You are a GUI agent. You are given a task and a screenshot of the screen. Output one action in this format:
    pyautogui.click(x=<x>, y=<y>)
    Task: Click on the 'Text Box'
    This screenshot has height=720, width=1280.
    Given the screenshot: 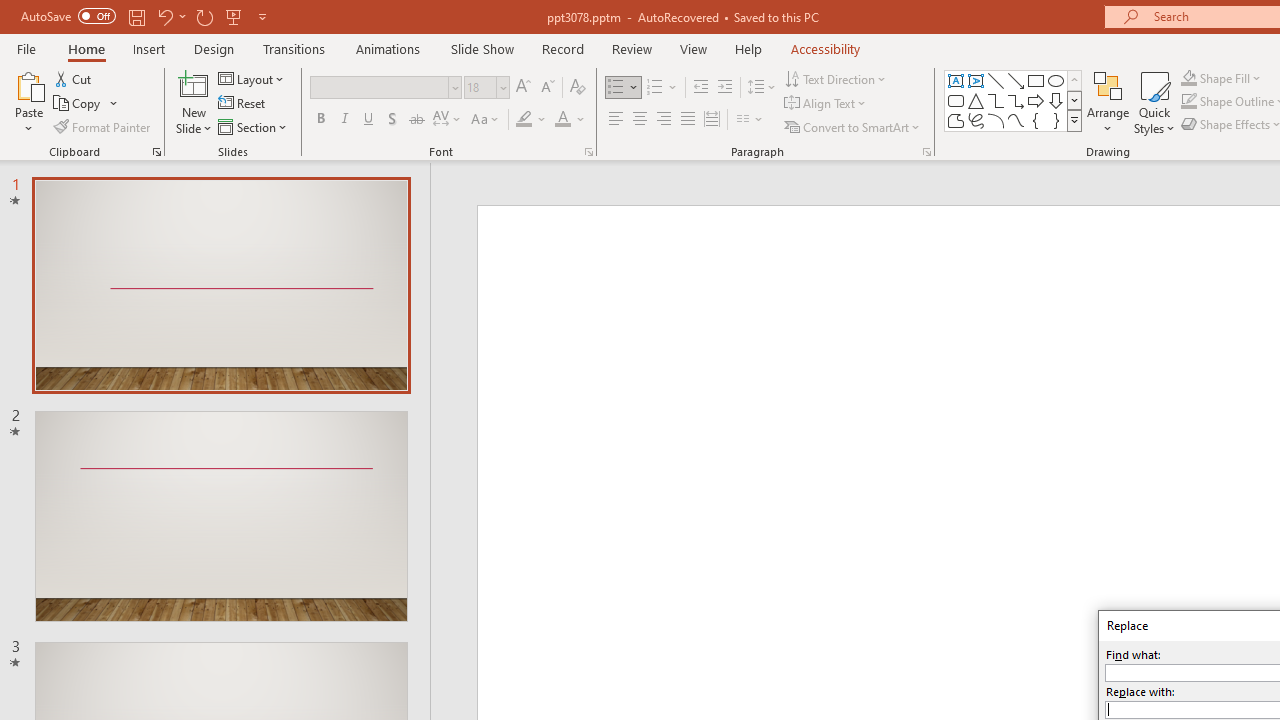 What is the action you would take?
    pyautogui.click(x=955, y=80)
    